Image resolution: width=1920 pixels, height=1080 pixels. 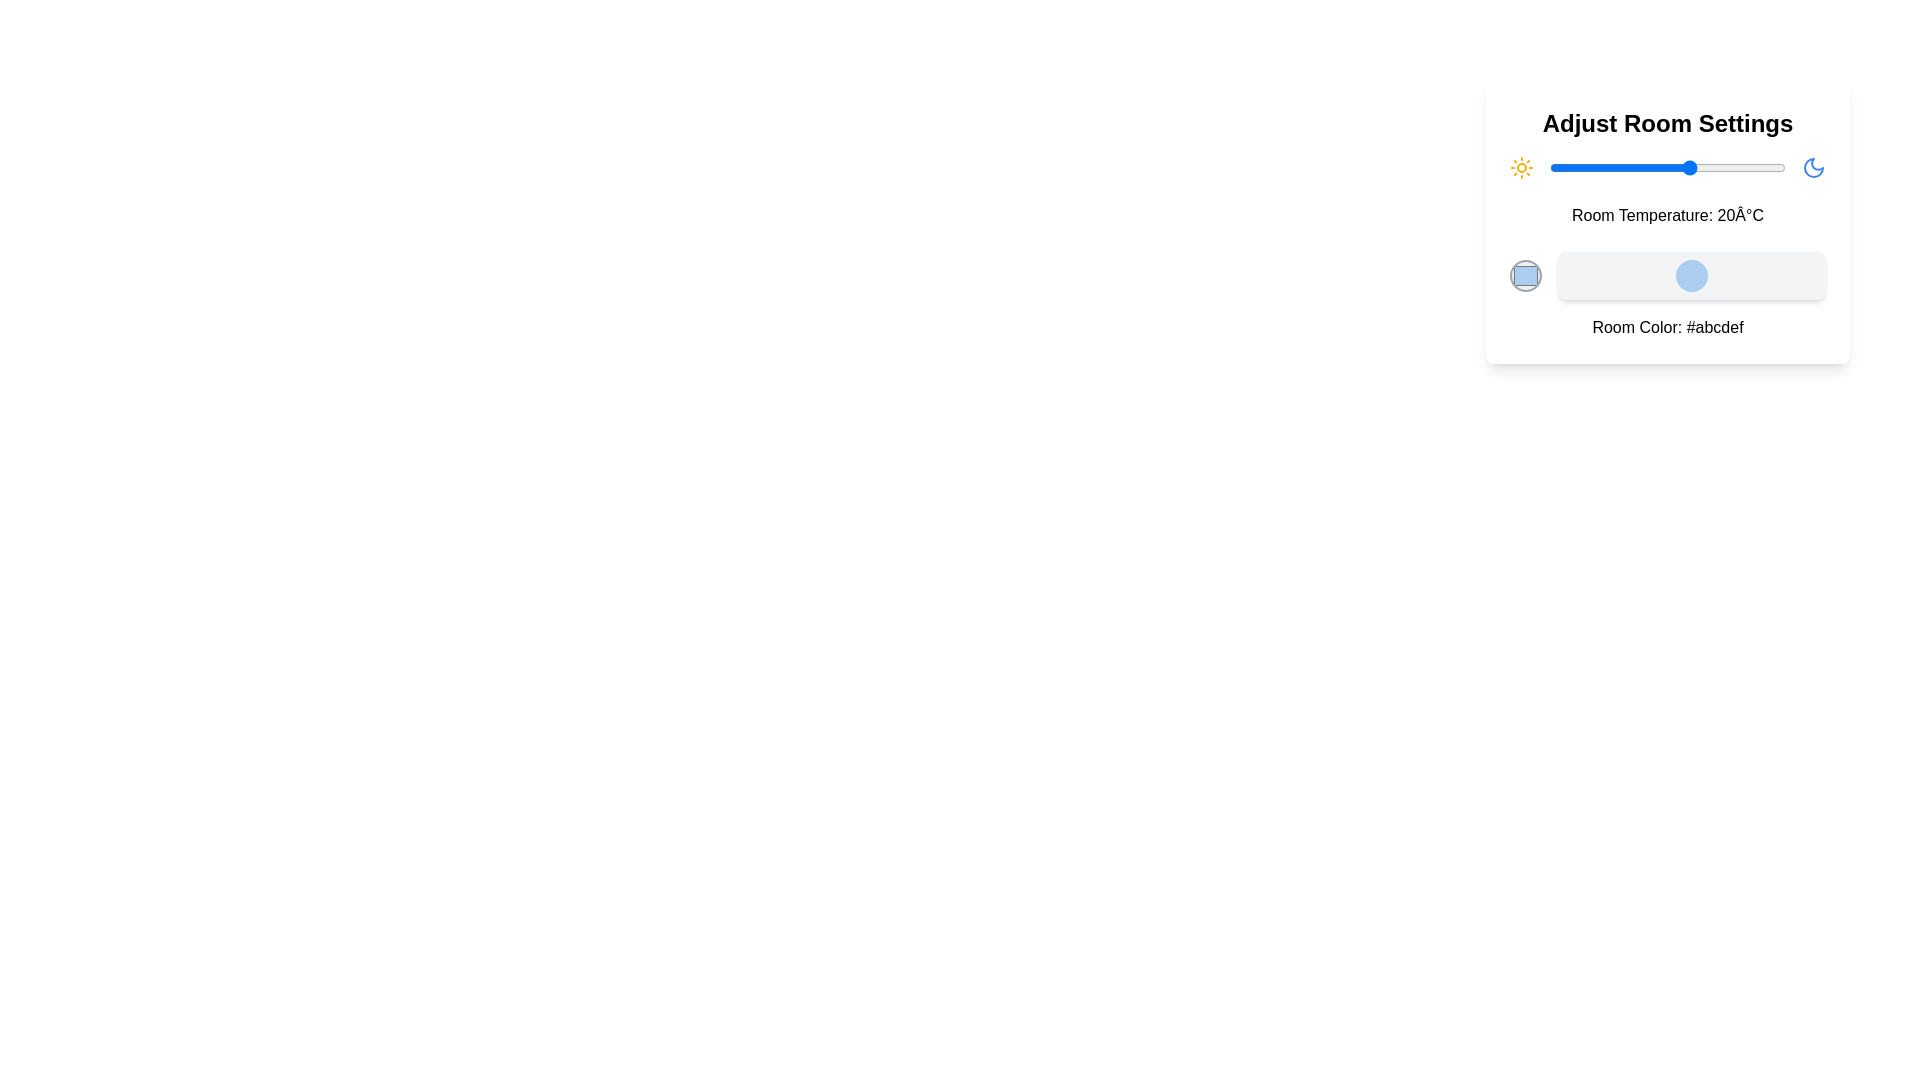 What do you see at coordinates (1733, 167) in the screenshot?
I see `the temperature slider to set the temperature to 29°C` at bounding box center [1733, 167].